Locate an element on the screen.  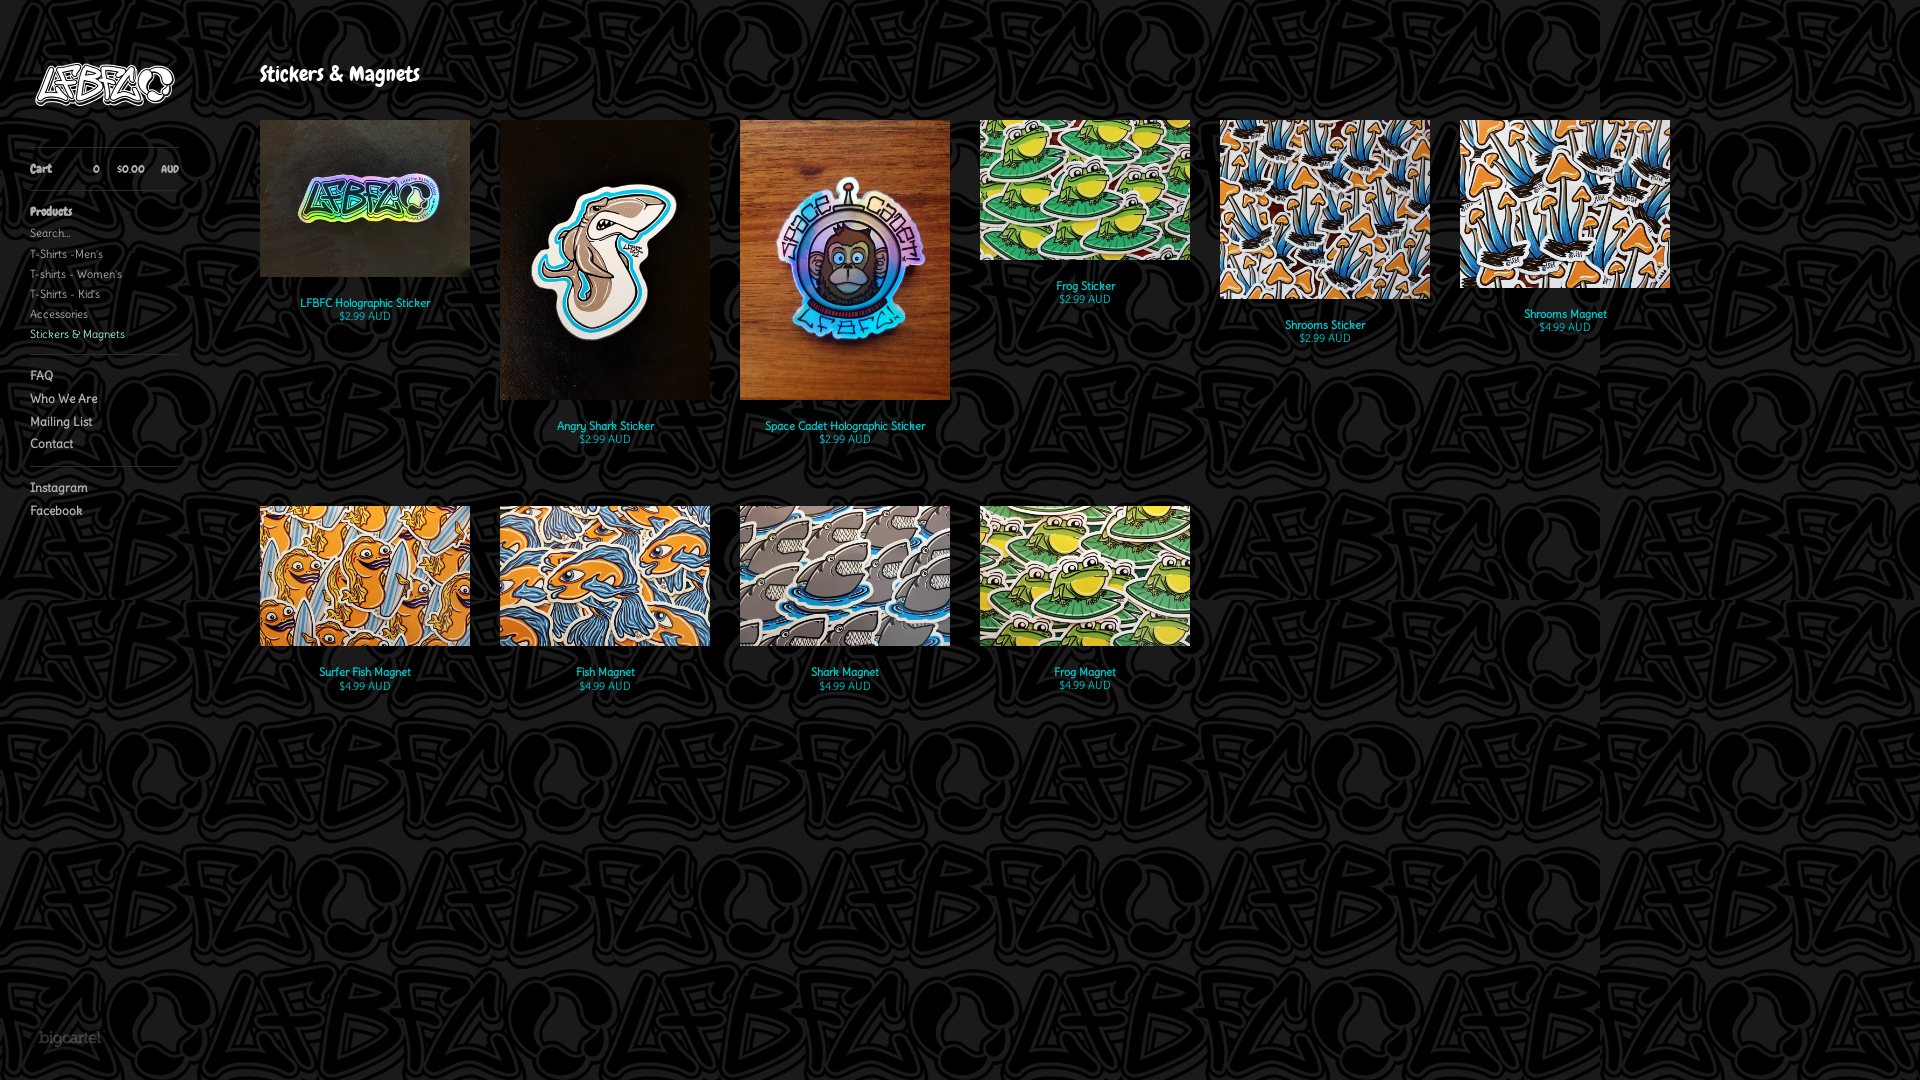
'T-shirts - Women's' is located at coordinates (103, 273).